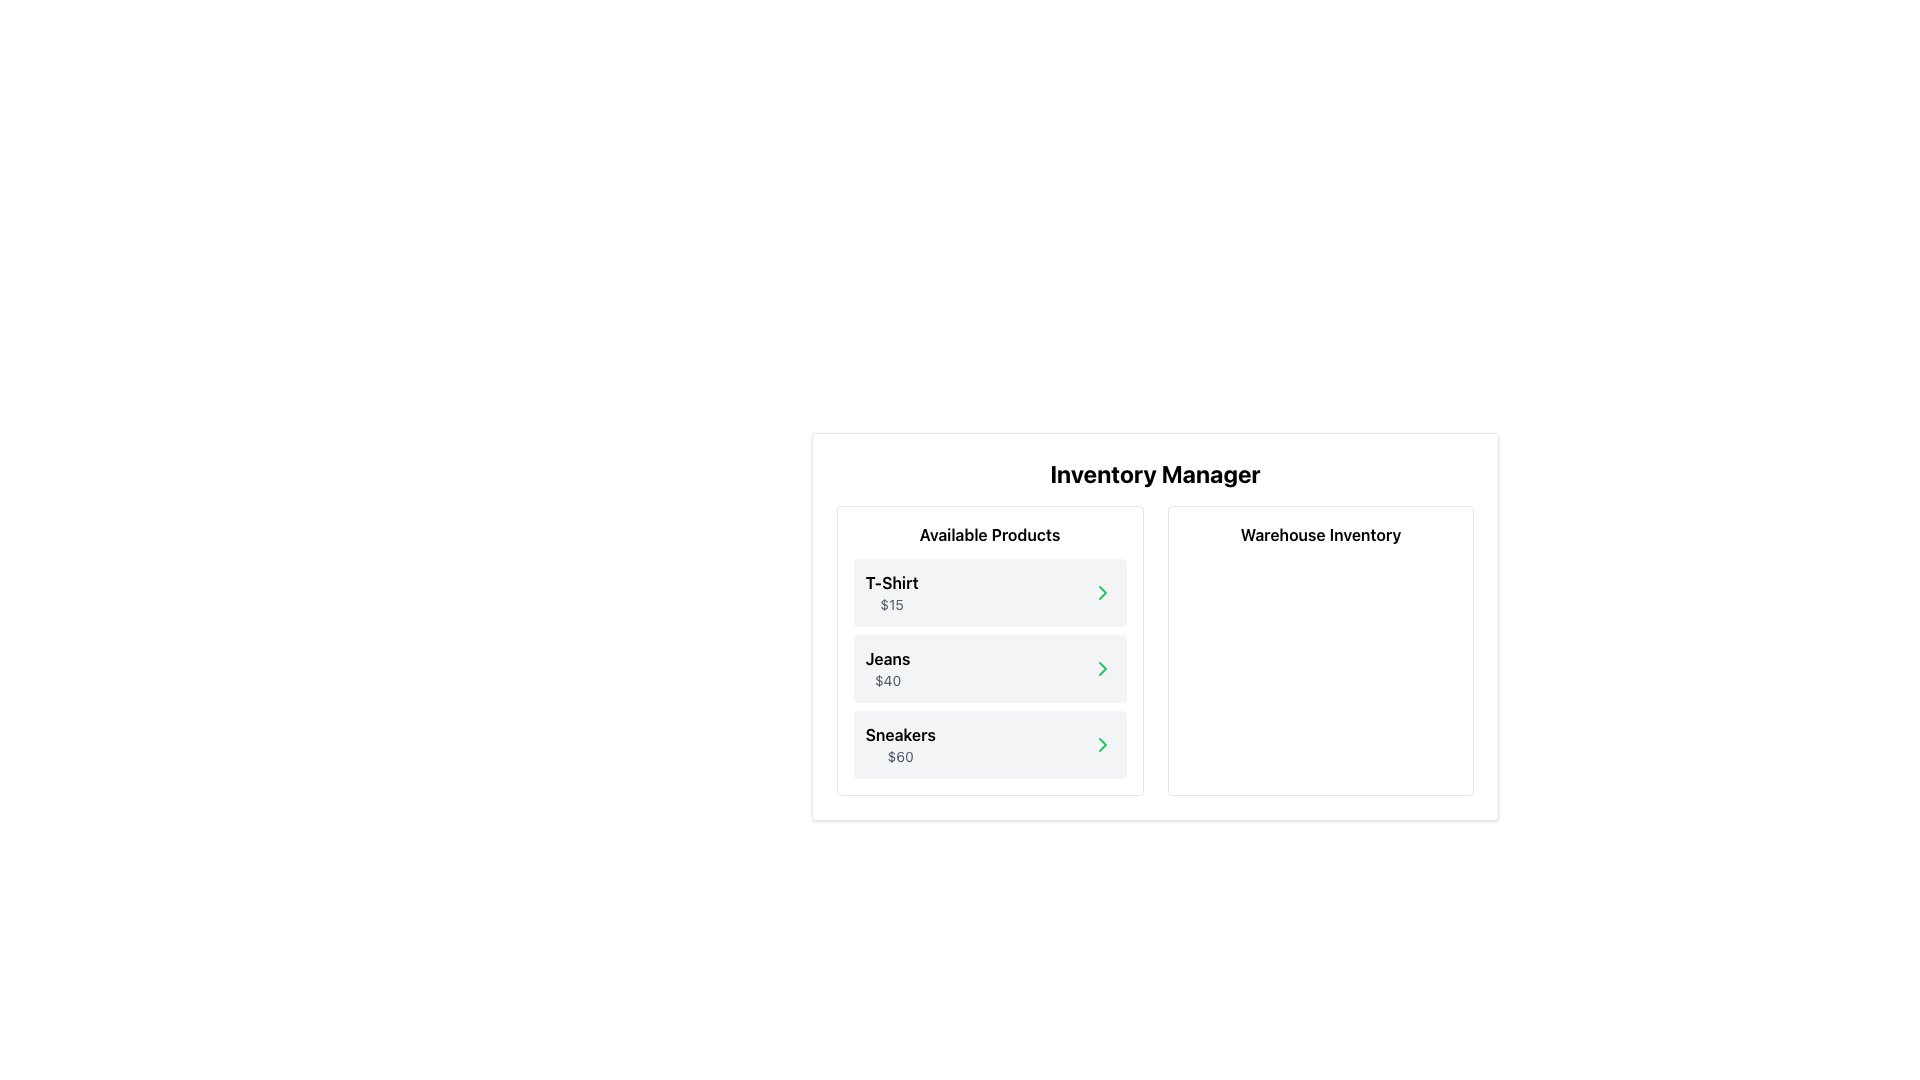 Image resolution: width=1920 pixels, height=1080 pixels. I want to click on the 'Sneakers' text label in the third item of the 'Available Products' list, so click(899, 735).